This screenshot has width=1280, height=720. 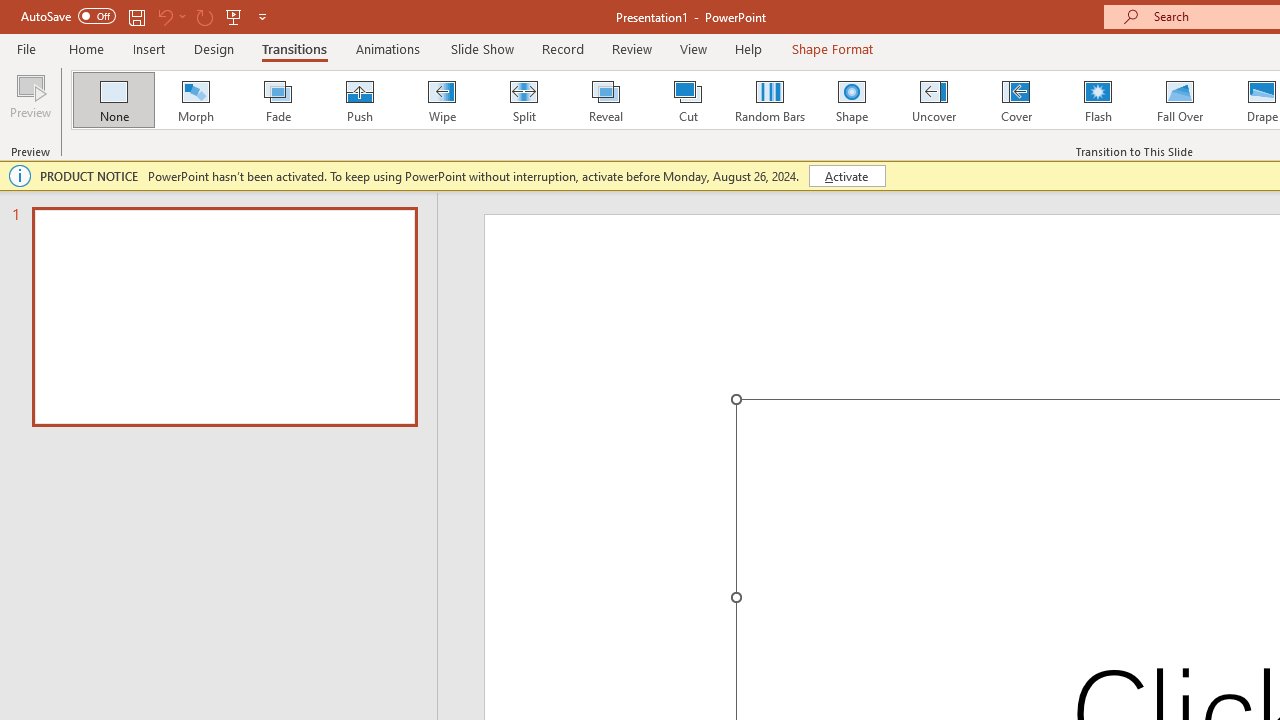 I want to click on 'Preview', so click(x=30, y=103).